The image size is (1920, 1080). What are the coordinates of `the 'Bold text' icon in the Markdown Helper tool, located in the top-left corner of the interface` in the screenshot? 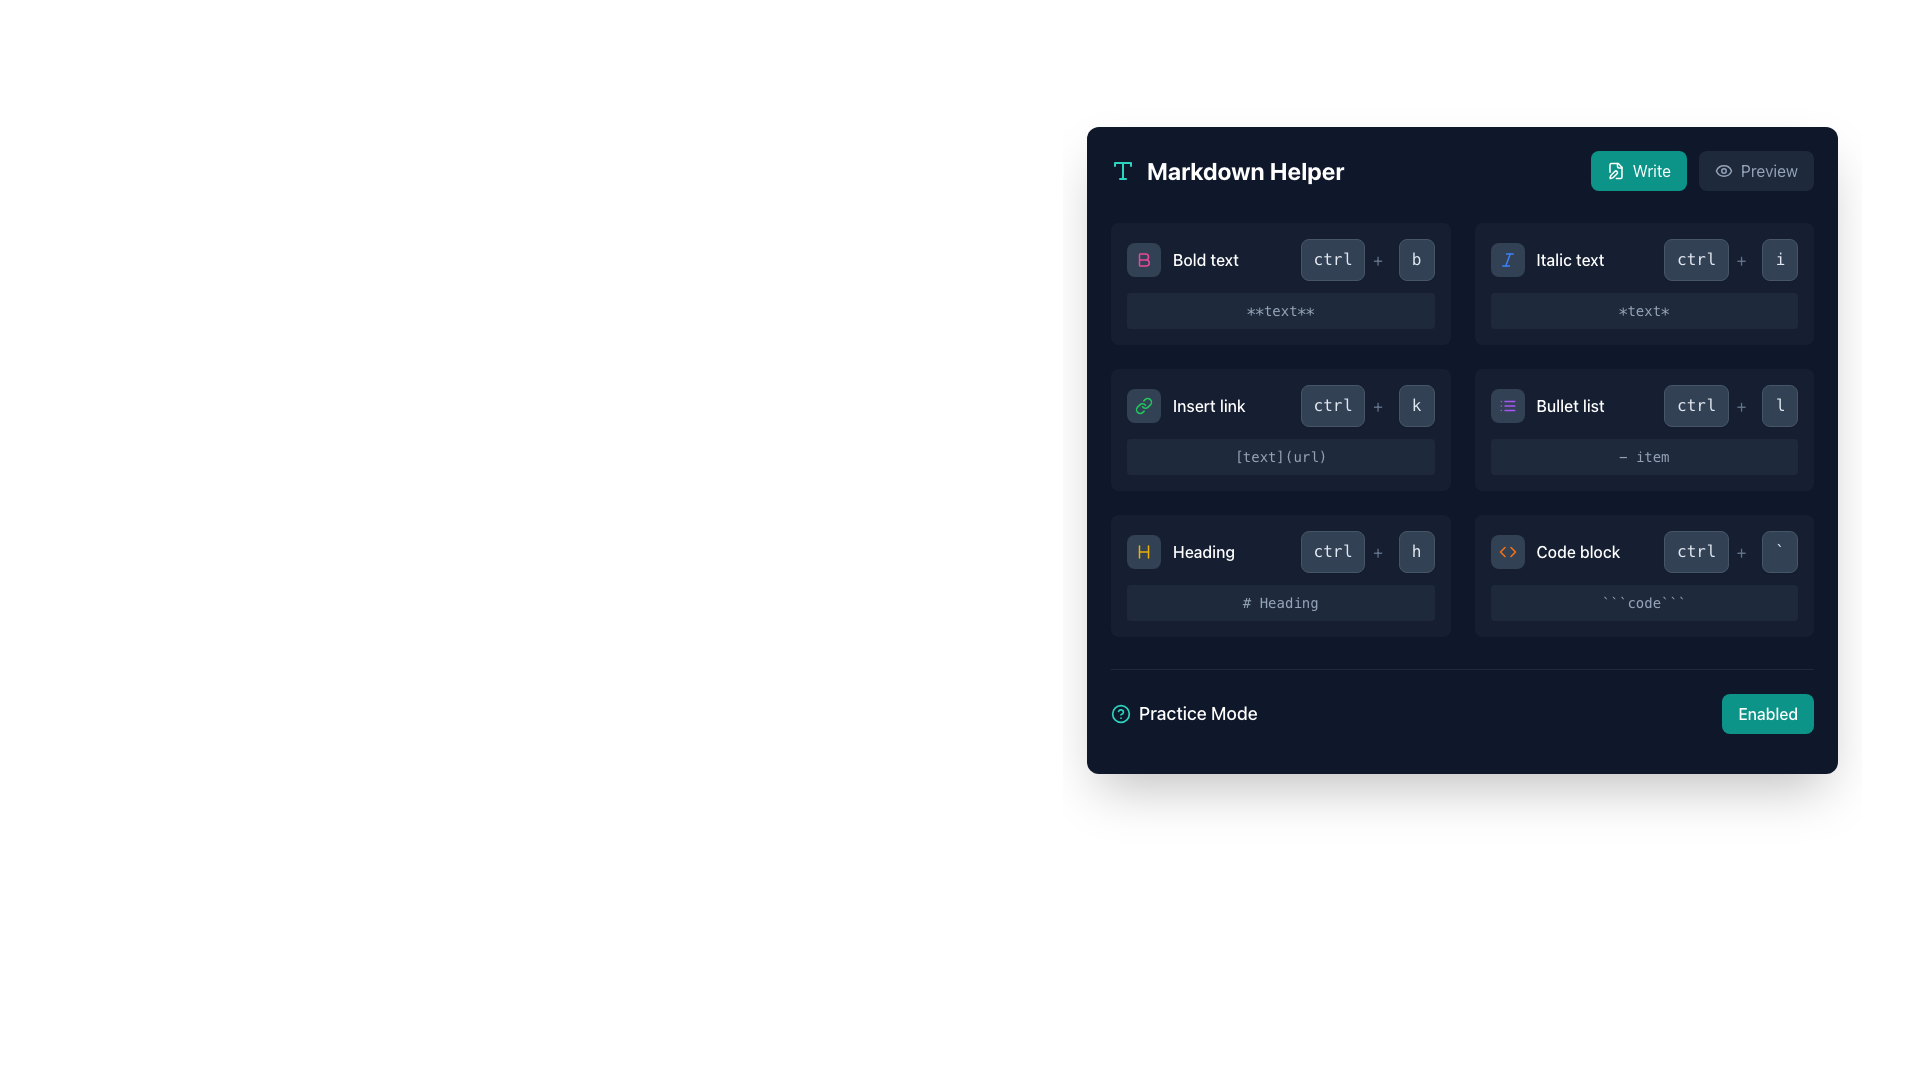 It's located at (1144, 258).